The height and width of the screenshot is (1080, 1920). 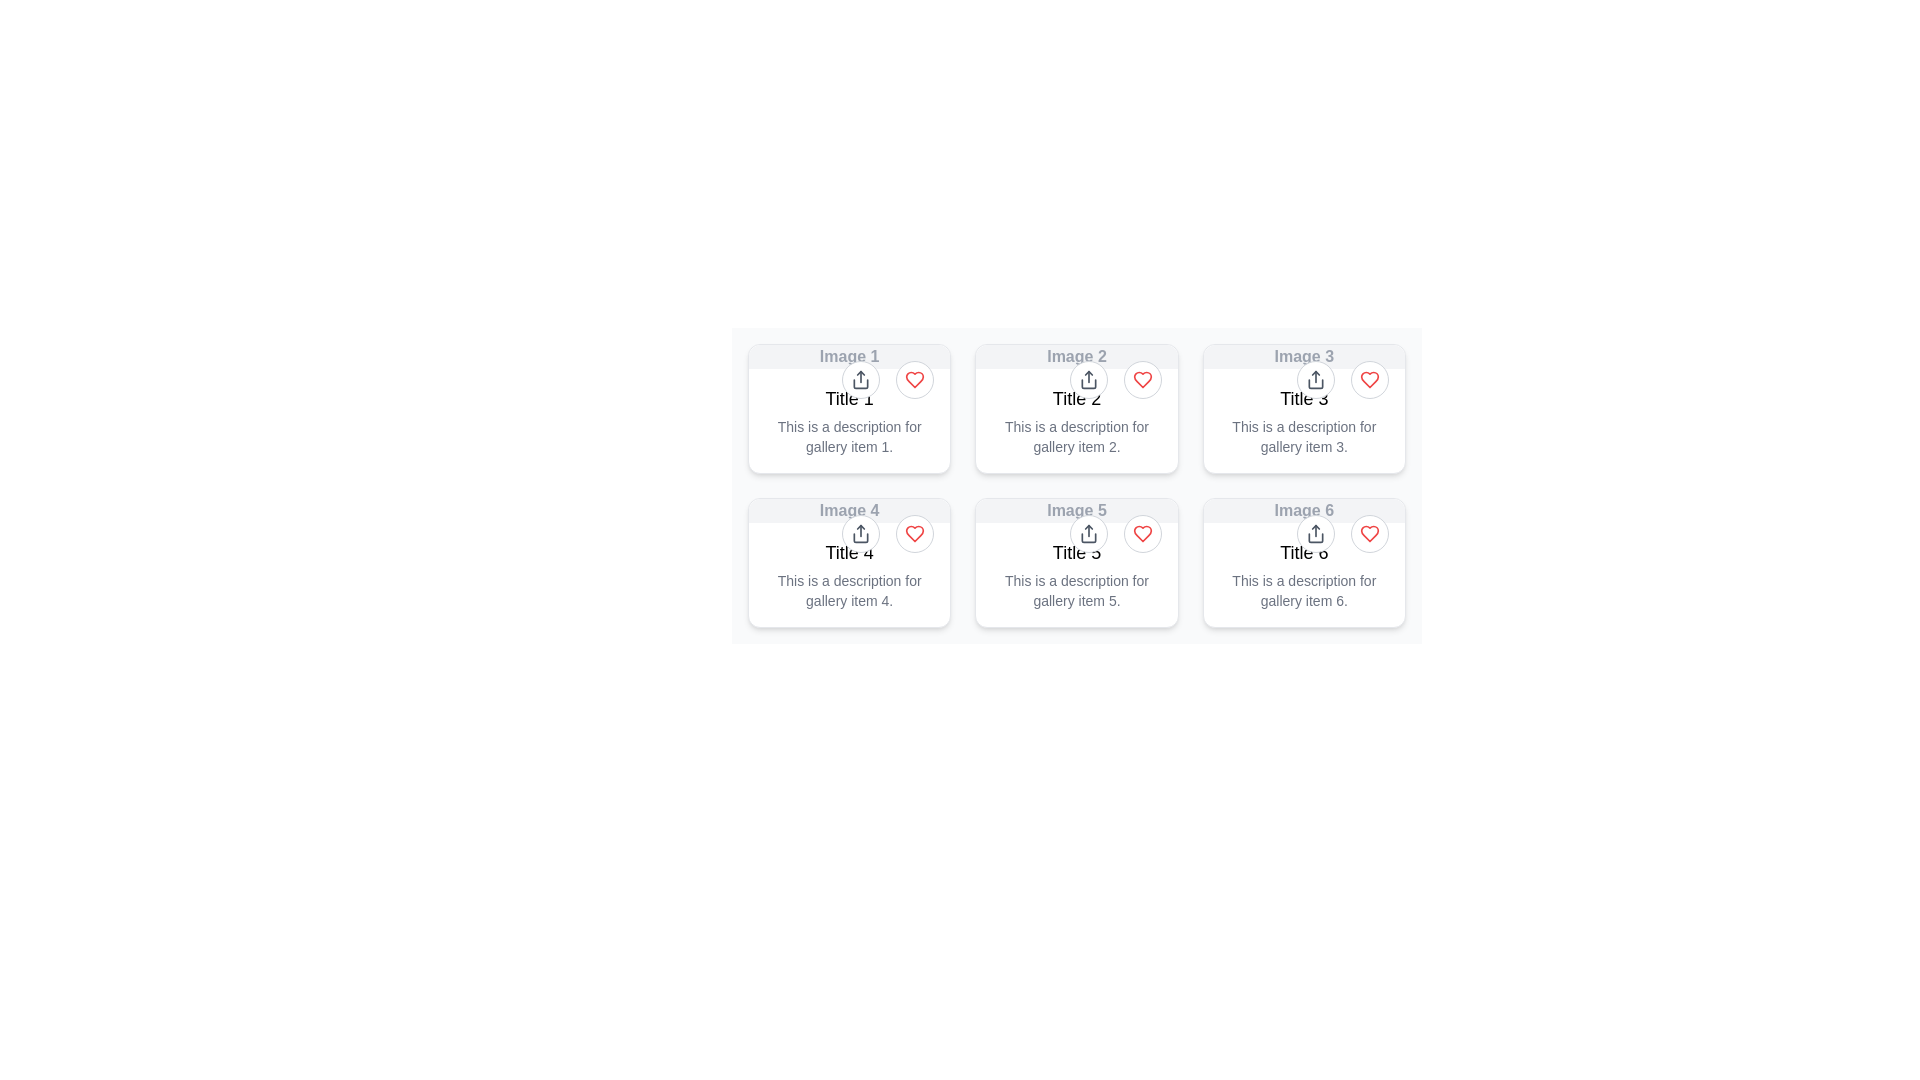 I want to click on the share button and heart button located in the top-right corner of the card labeled 'Title 6', so click(x=1343, y=532).